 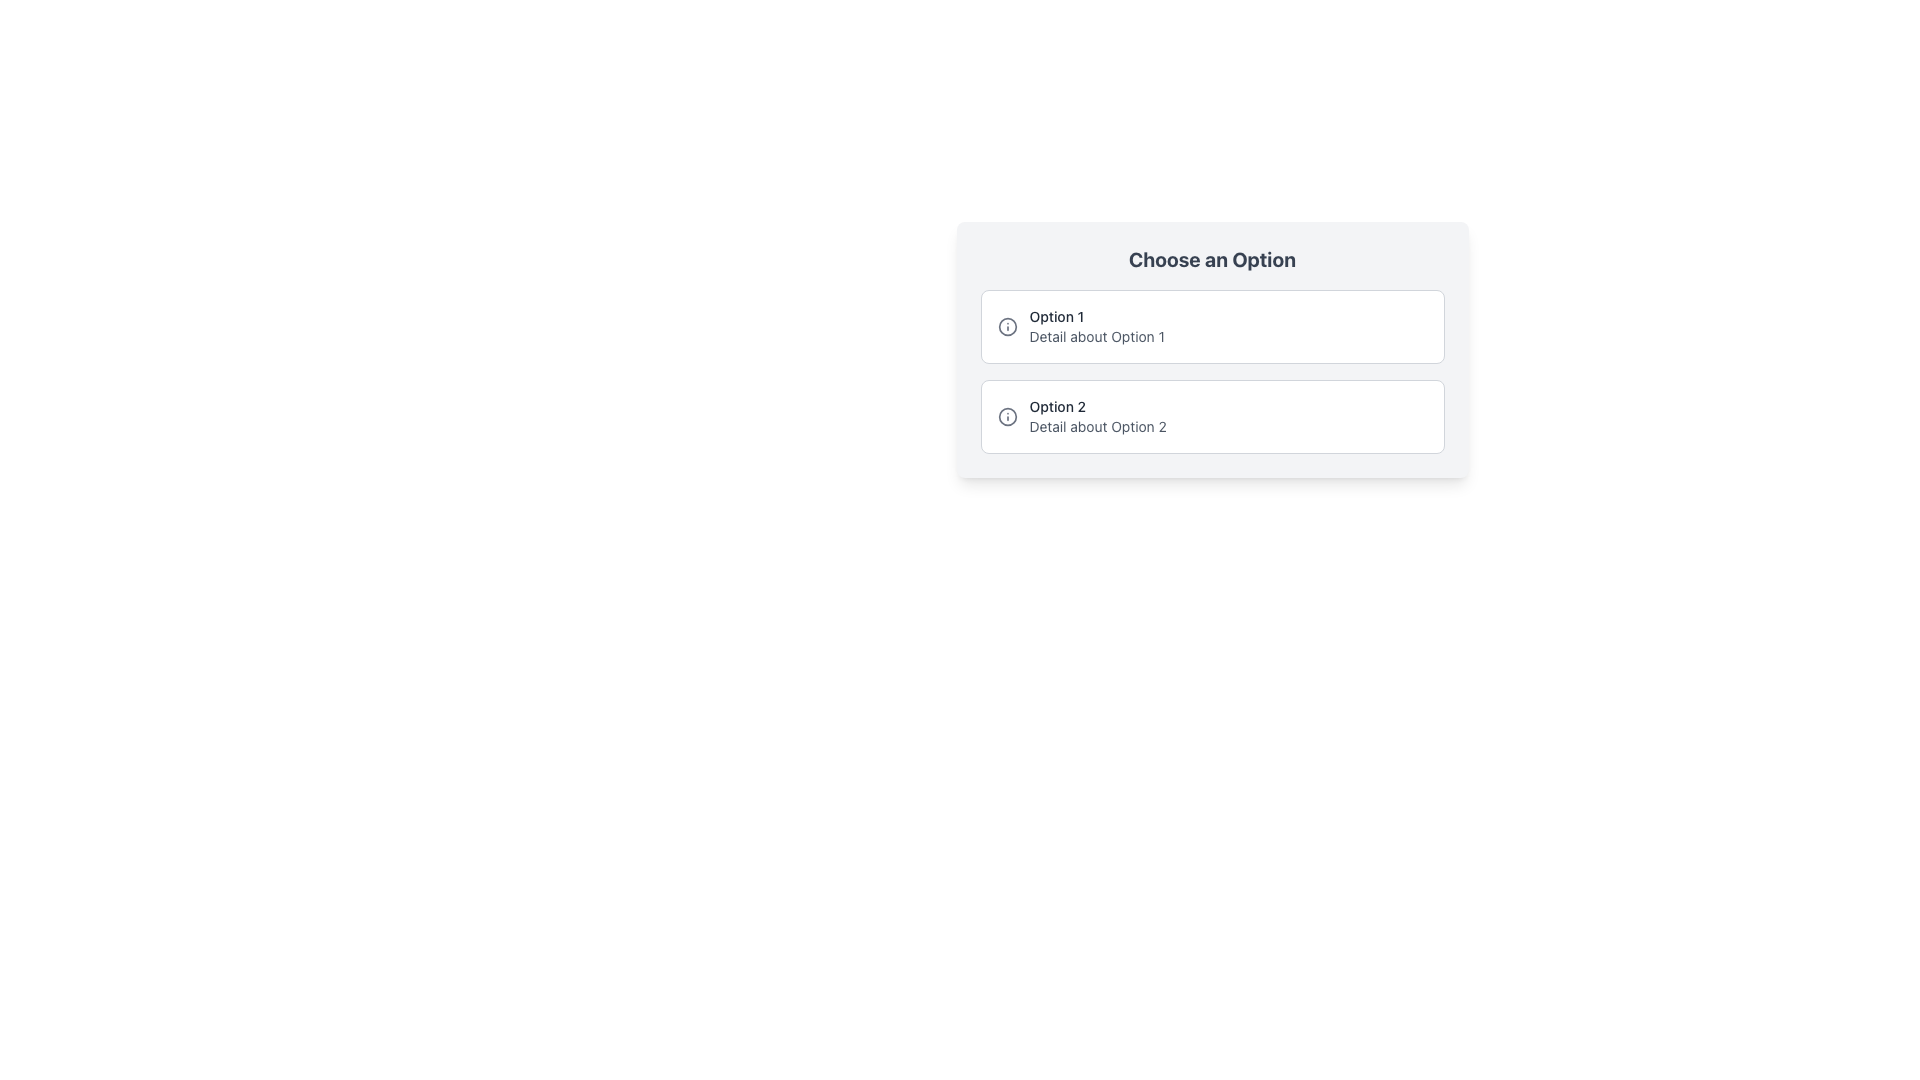 I want to click on the circular gray information icon located to the left of the text 'Option 2' within the second option box under 'Choose an Option', so click(x=1007, y=415).